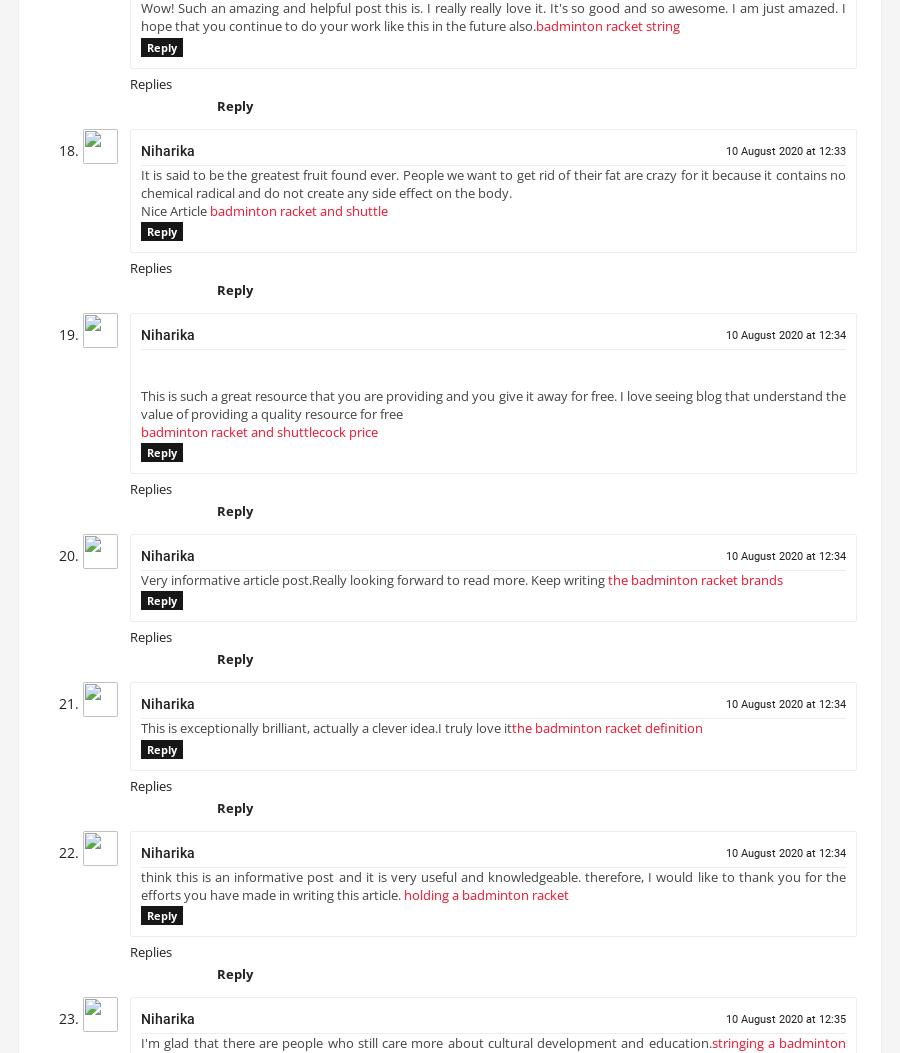  I want to click on 'holding a badminton racket', so click(485, 901).